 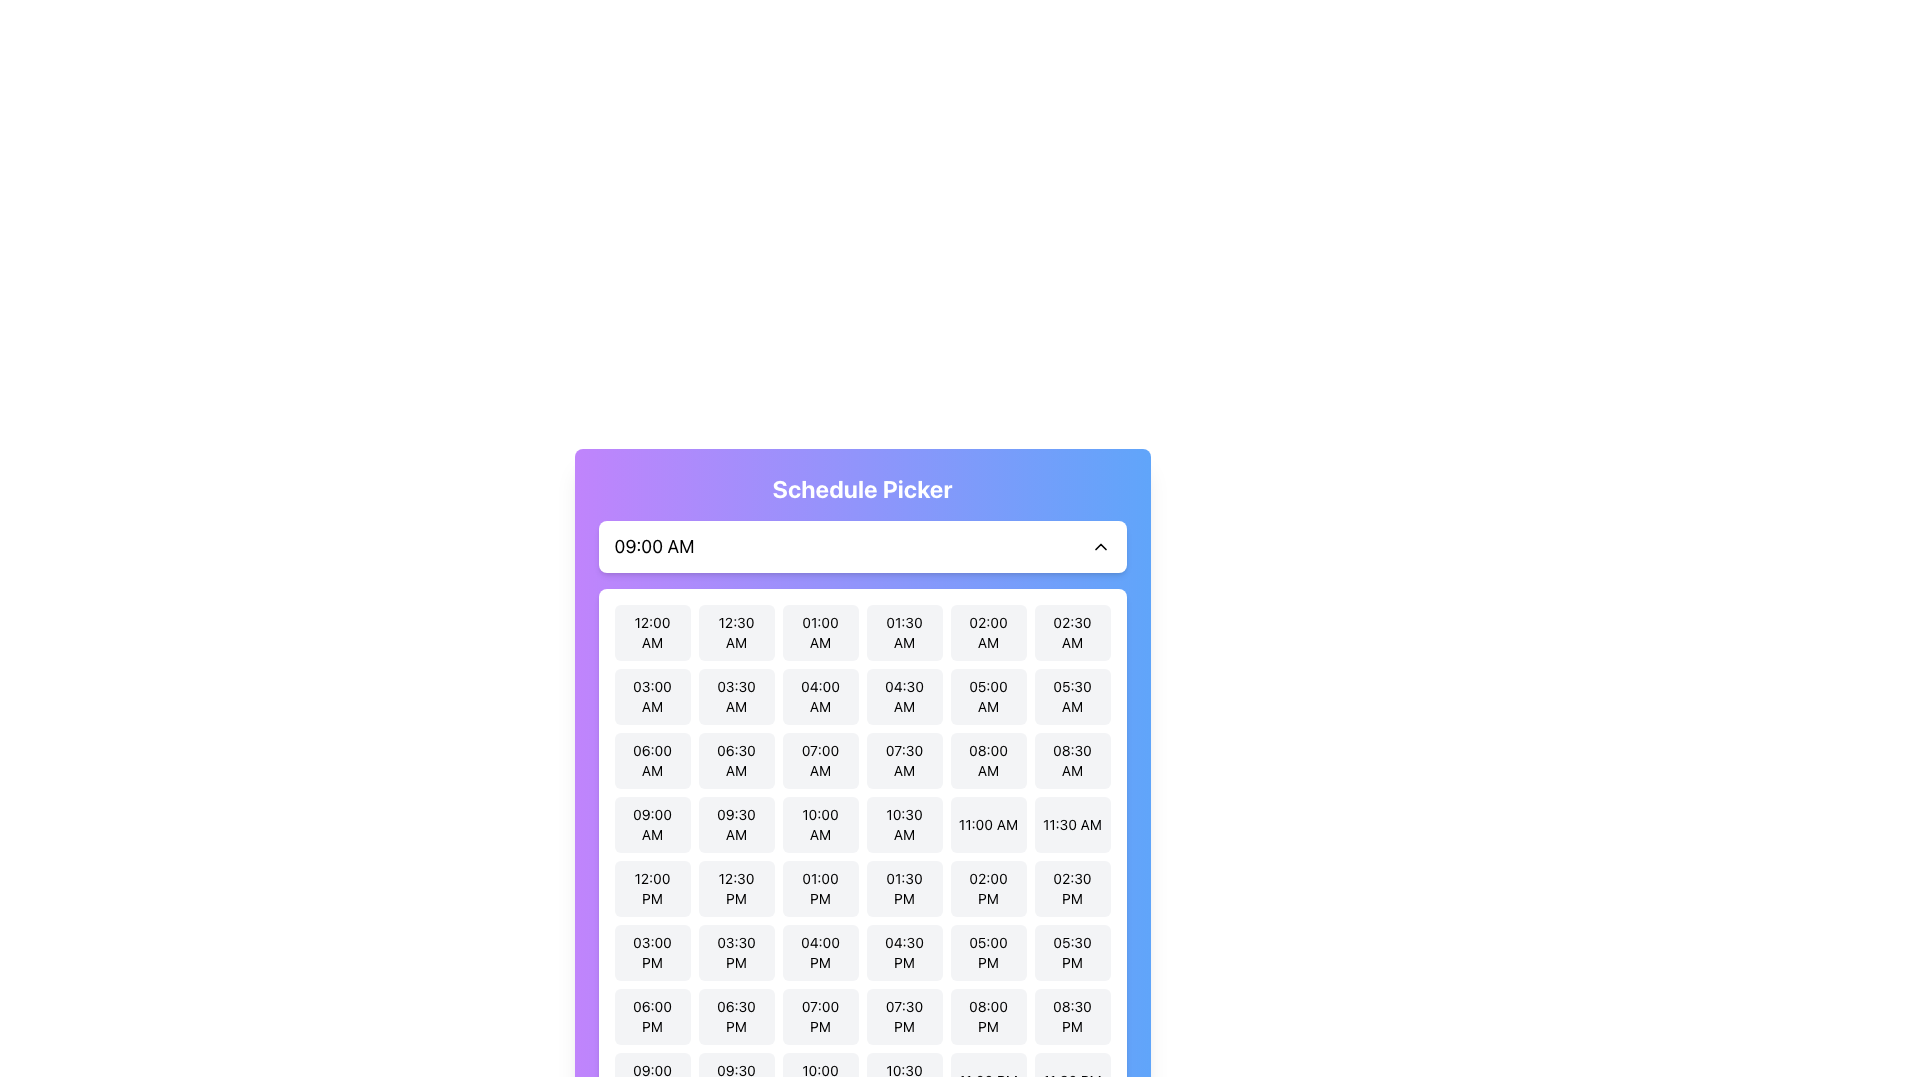 I want to click on the rounded rectangular button labeled '04:00 PM', so click(x=820, y=951).